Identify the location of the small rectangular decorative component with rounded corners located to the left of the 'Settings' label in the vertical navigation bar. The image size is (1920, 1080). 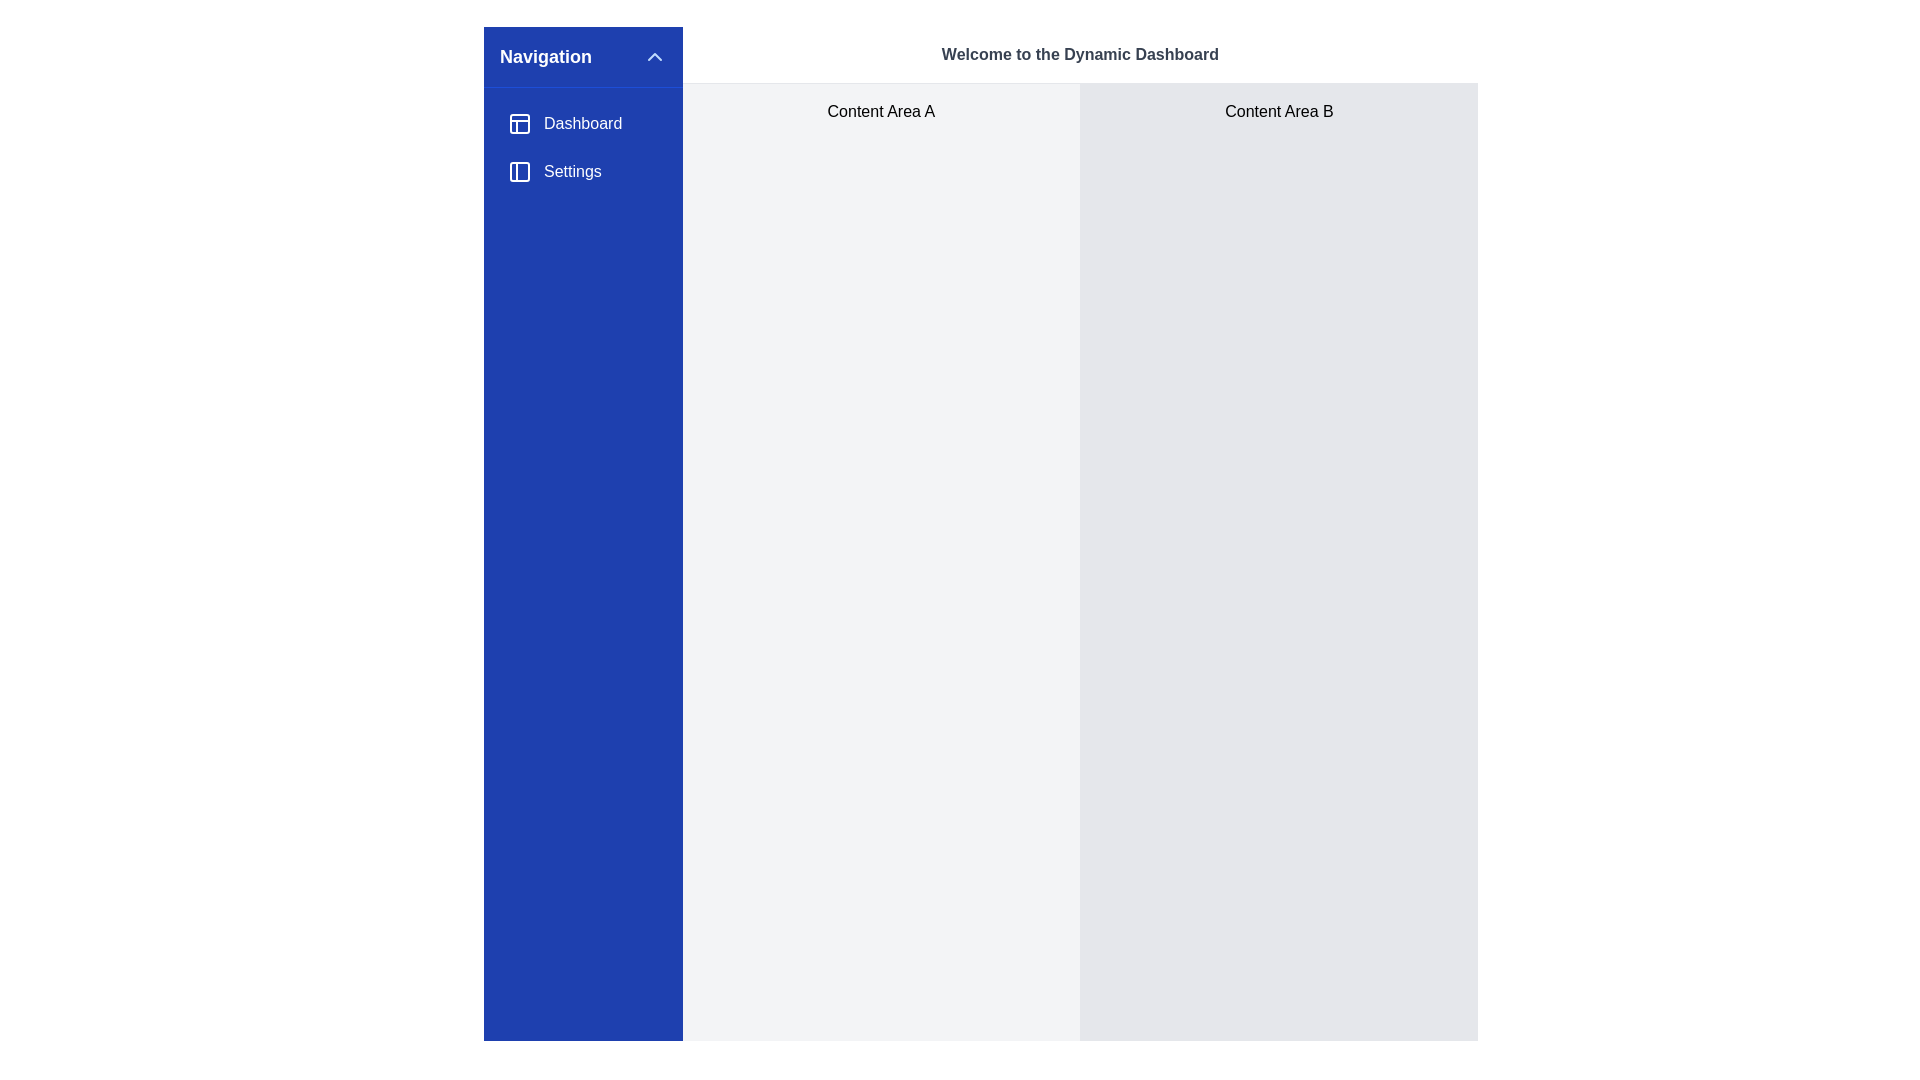
(519, 171).